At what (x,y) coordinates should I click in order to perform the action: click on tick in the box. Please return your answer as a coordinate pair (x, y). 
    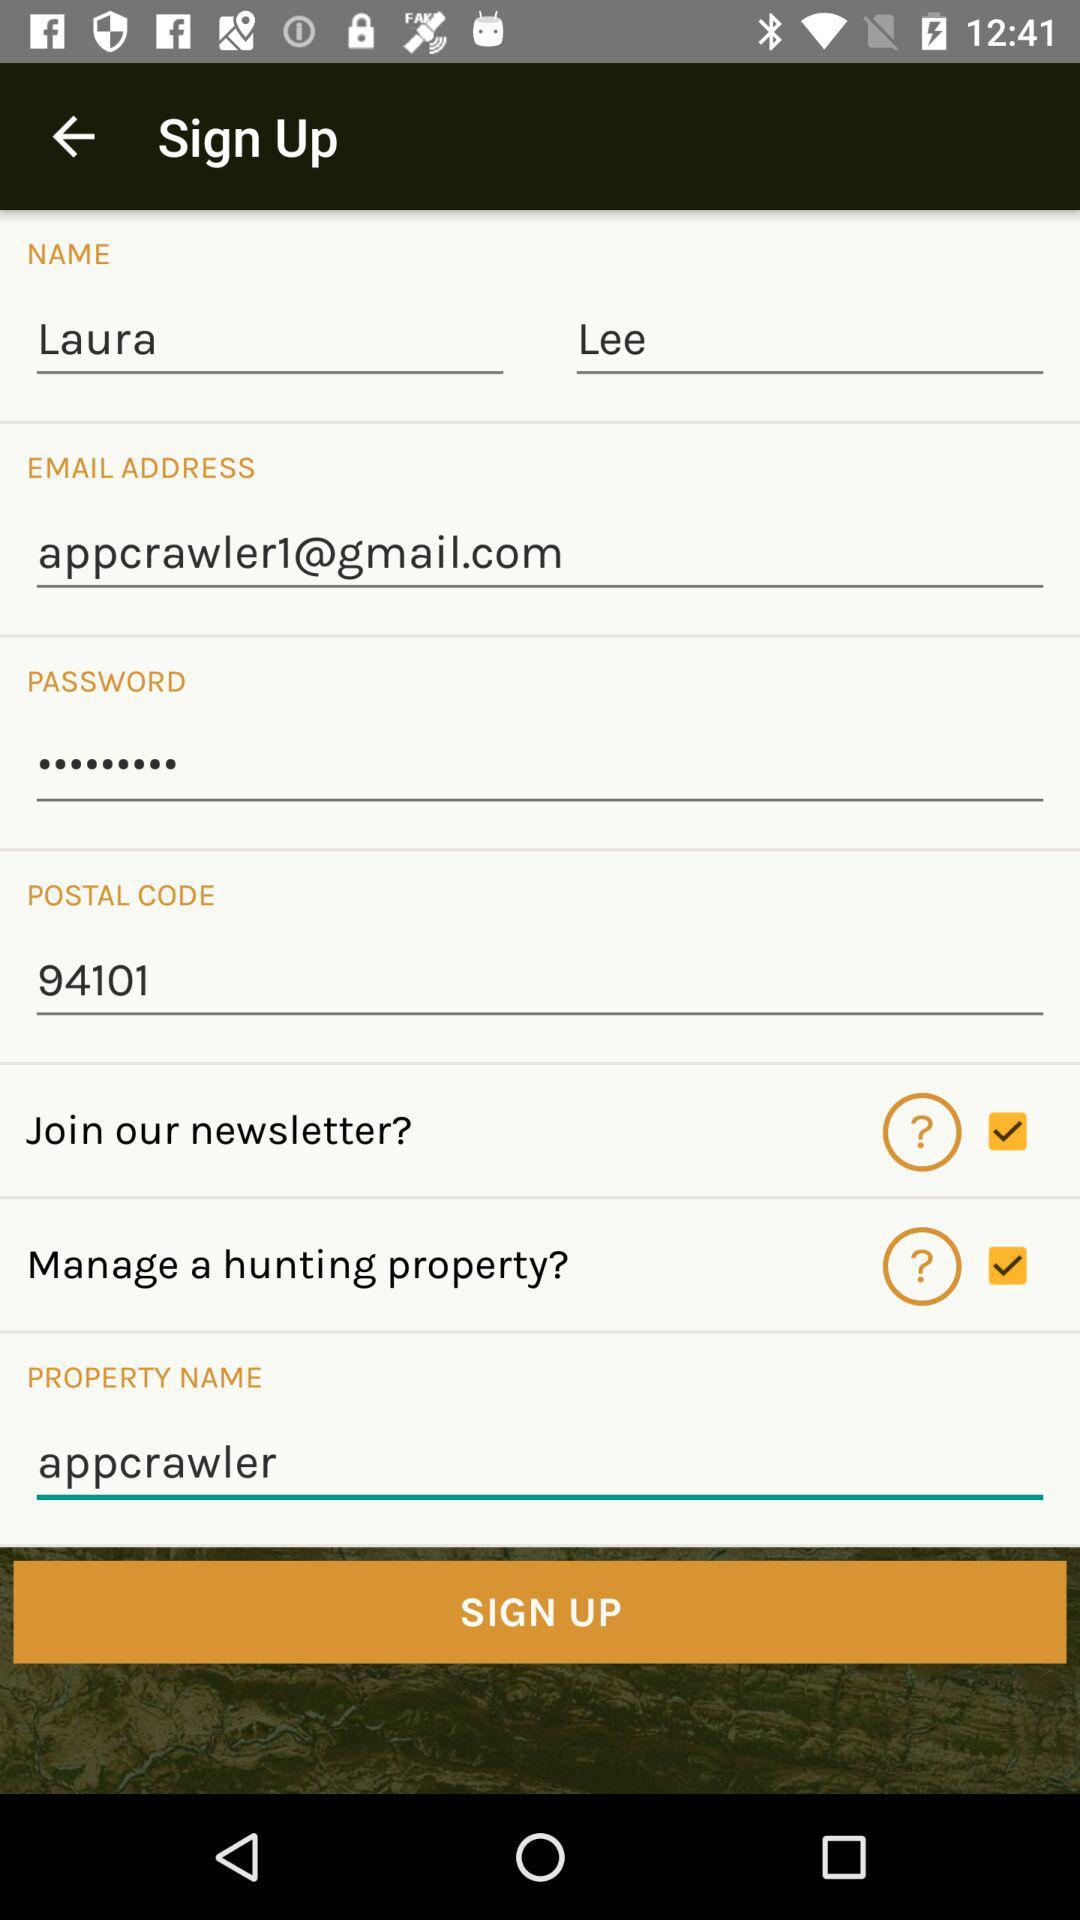
    Looking at the image, I should click on (1033, 1265).